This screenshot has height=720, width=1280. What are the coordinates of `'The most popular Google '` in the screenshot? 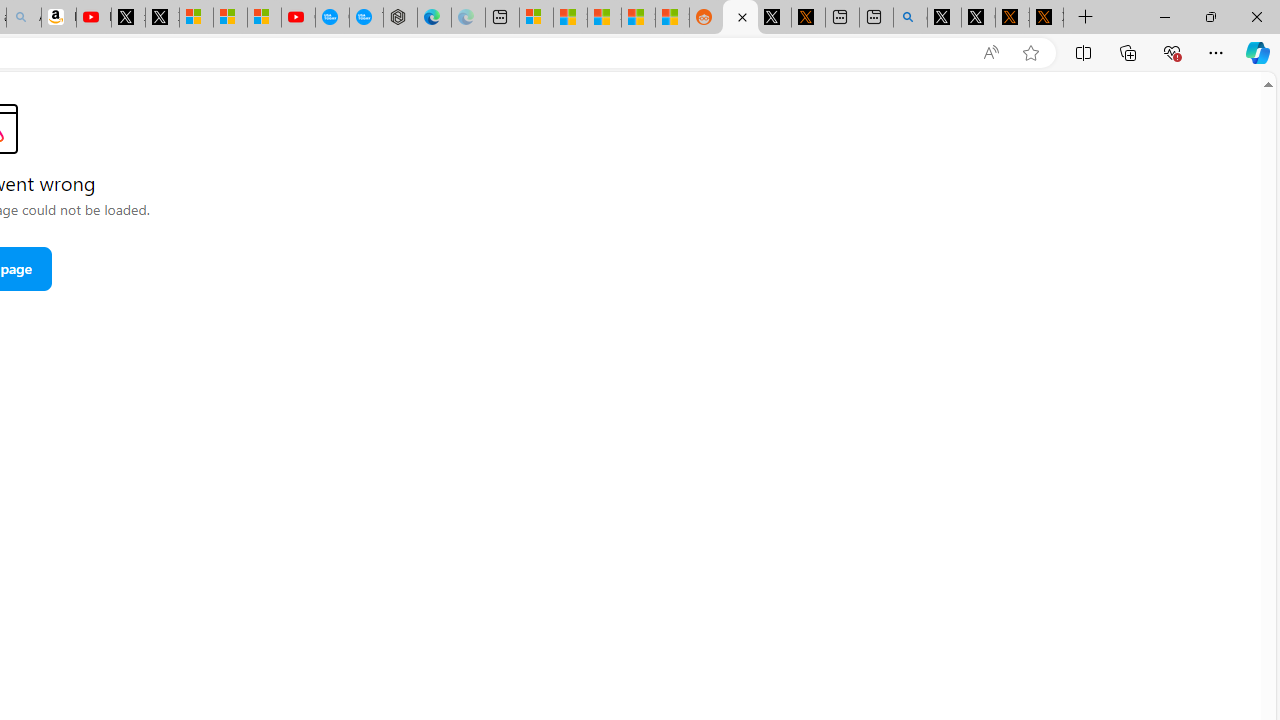 It's located at (366, 17).